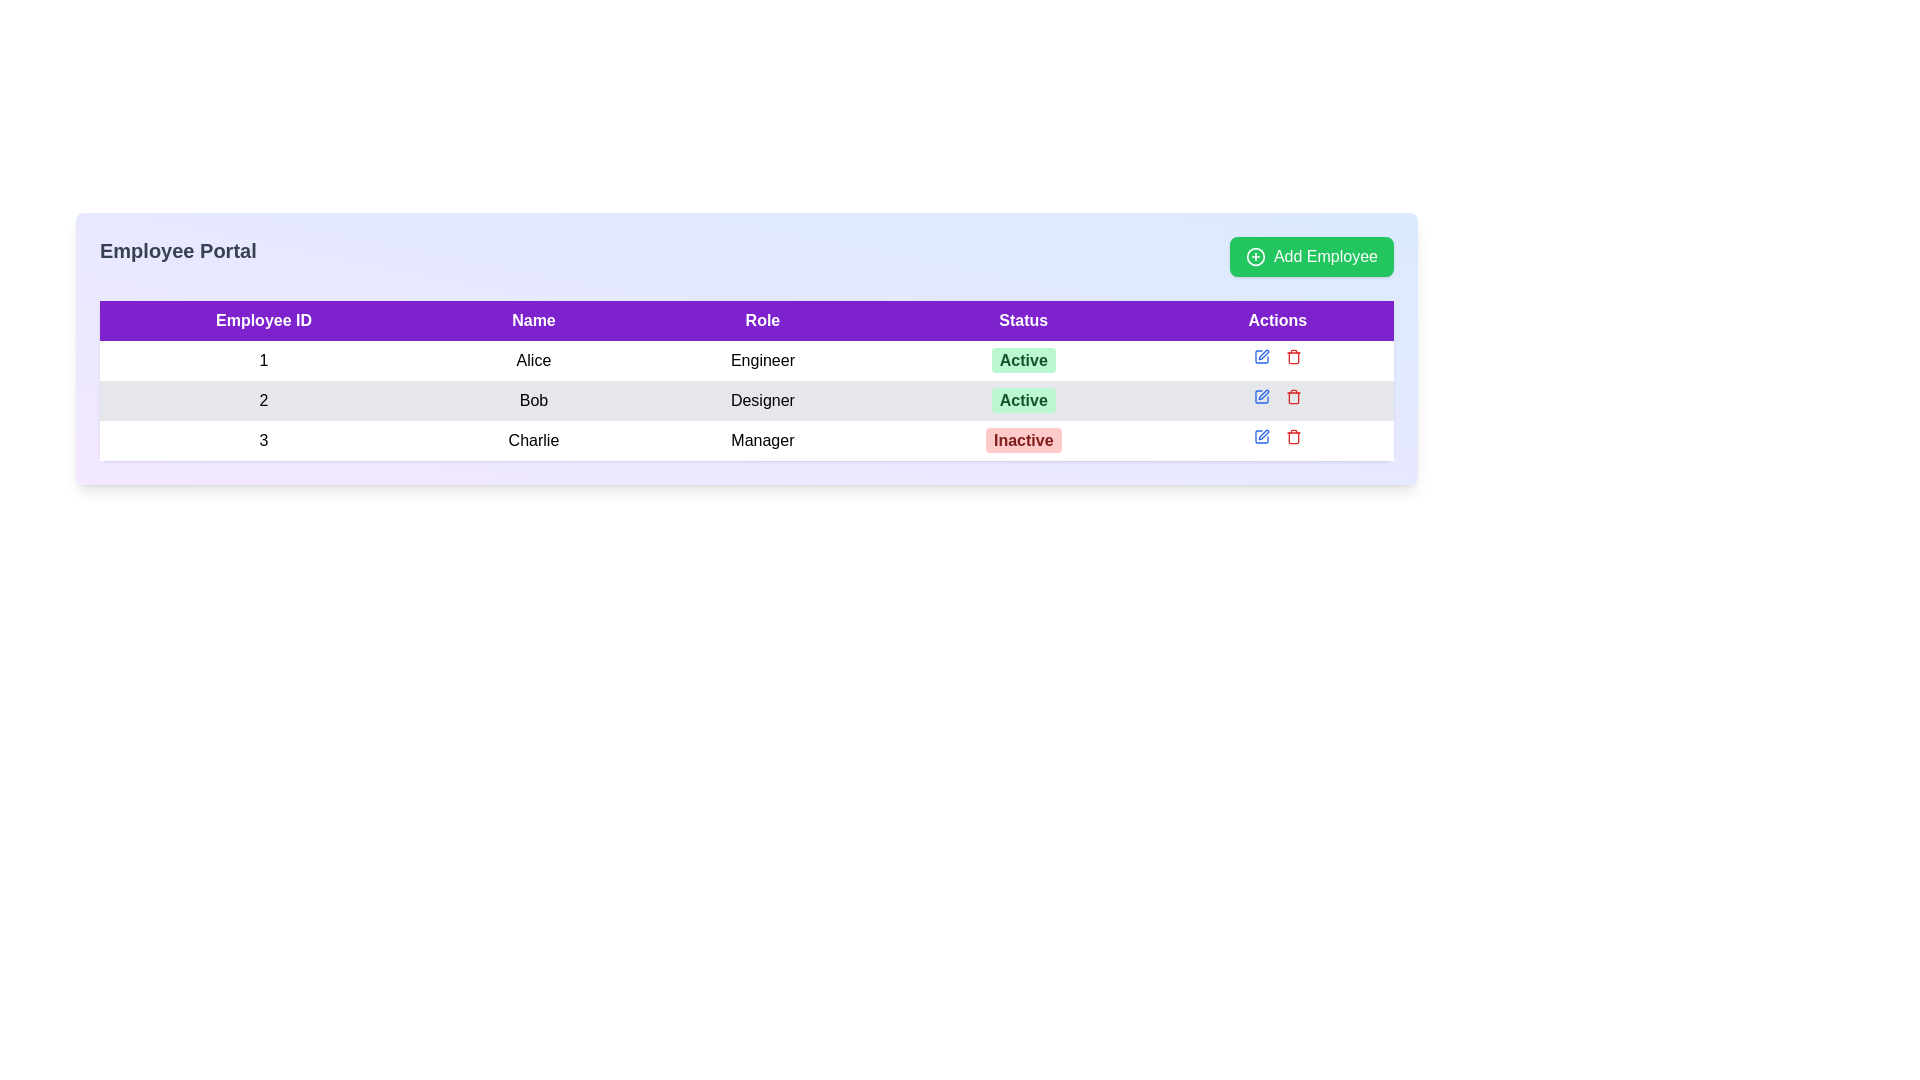  What do you see at coordinates (1023, 360) in the screenshot?
I see `the 'Active' label with a green background located in the second row of the table under the 'Status' column for the entry 'Bob'` at bounding box center [1023, 360].